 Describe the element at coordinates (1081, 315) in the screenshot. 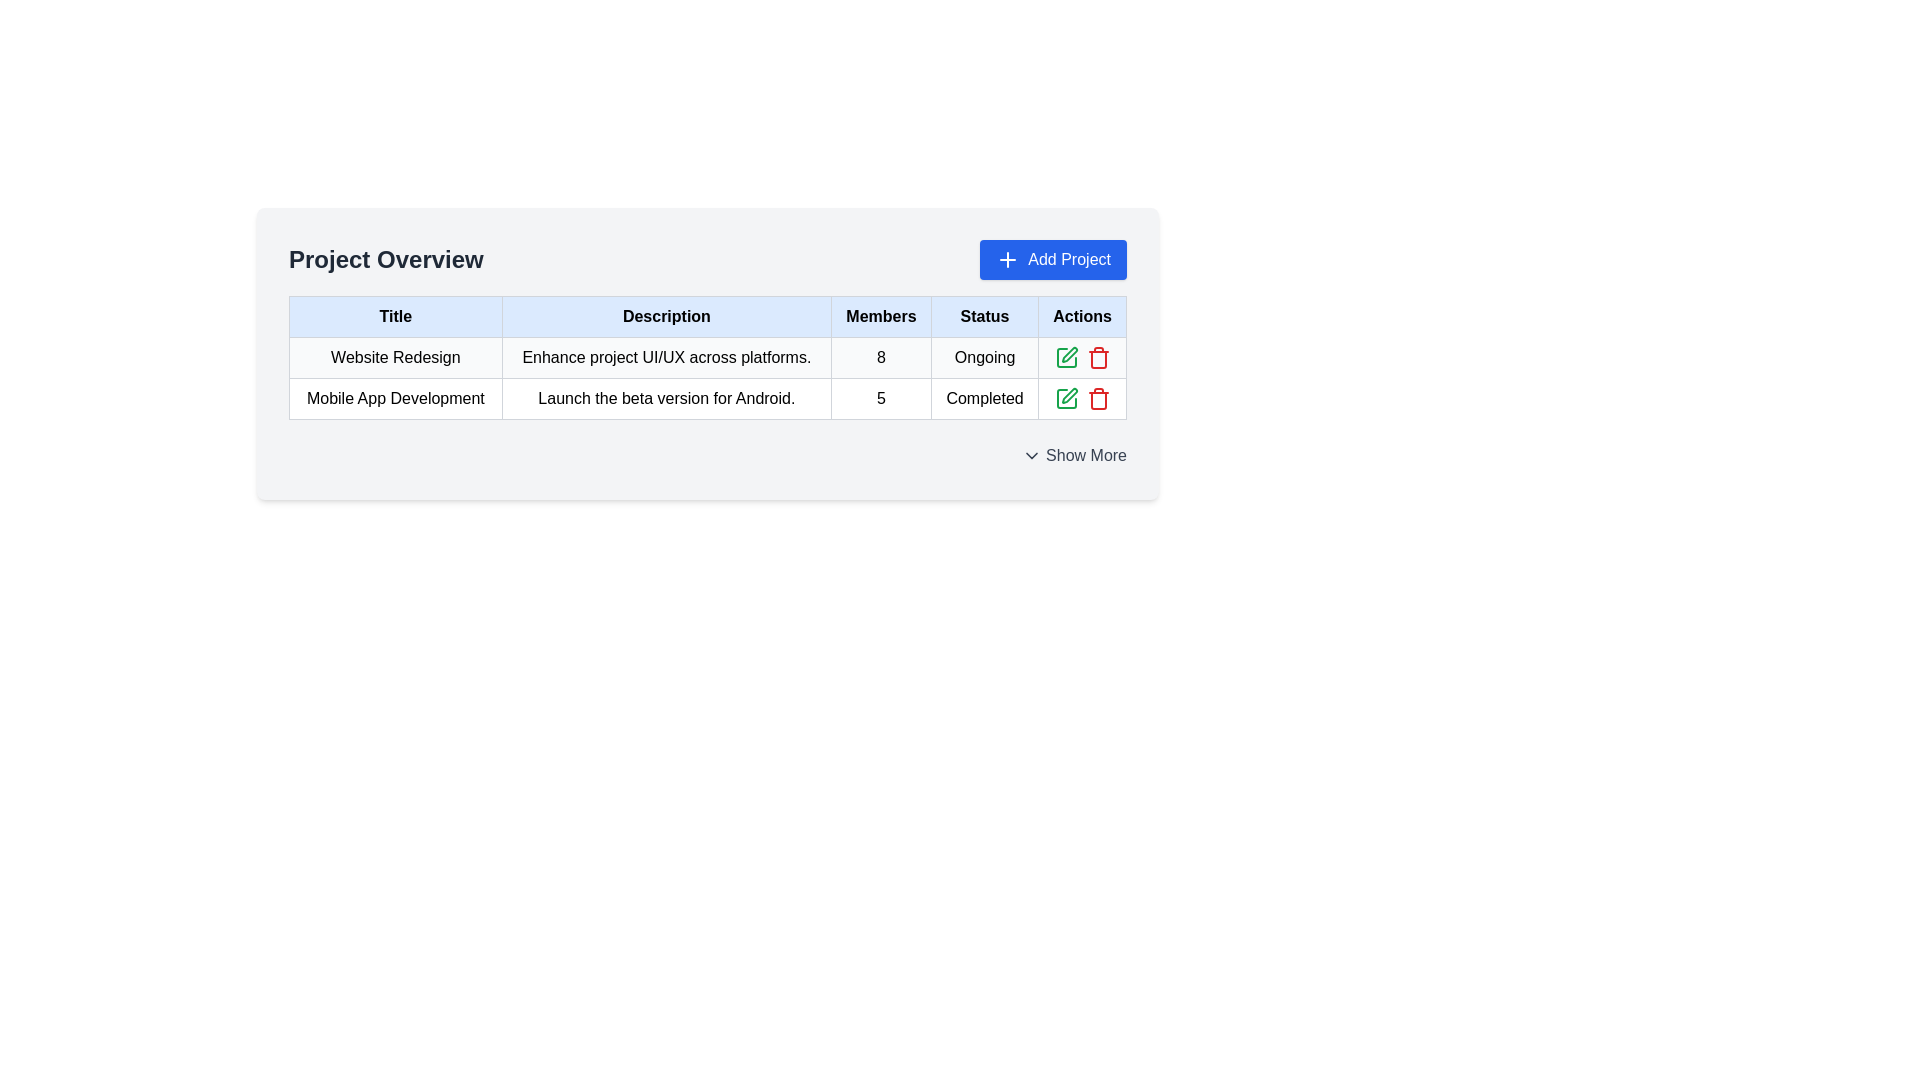

I see `the Table Header Cell labeled 'Actions' with a light blue background located at the far right of the header row` at that location.